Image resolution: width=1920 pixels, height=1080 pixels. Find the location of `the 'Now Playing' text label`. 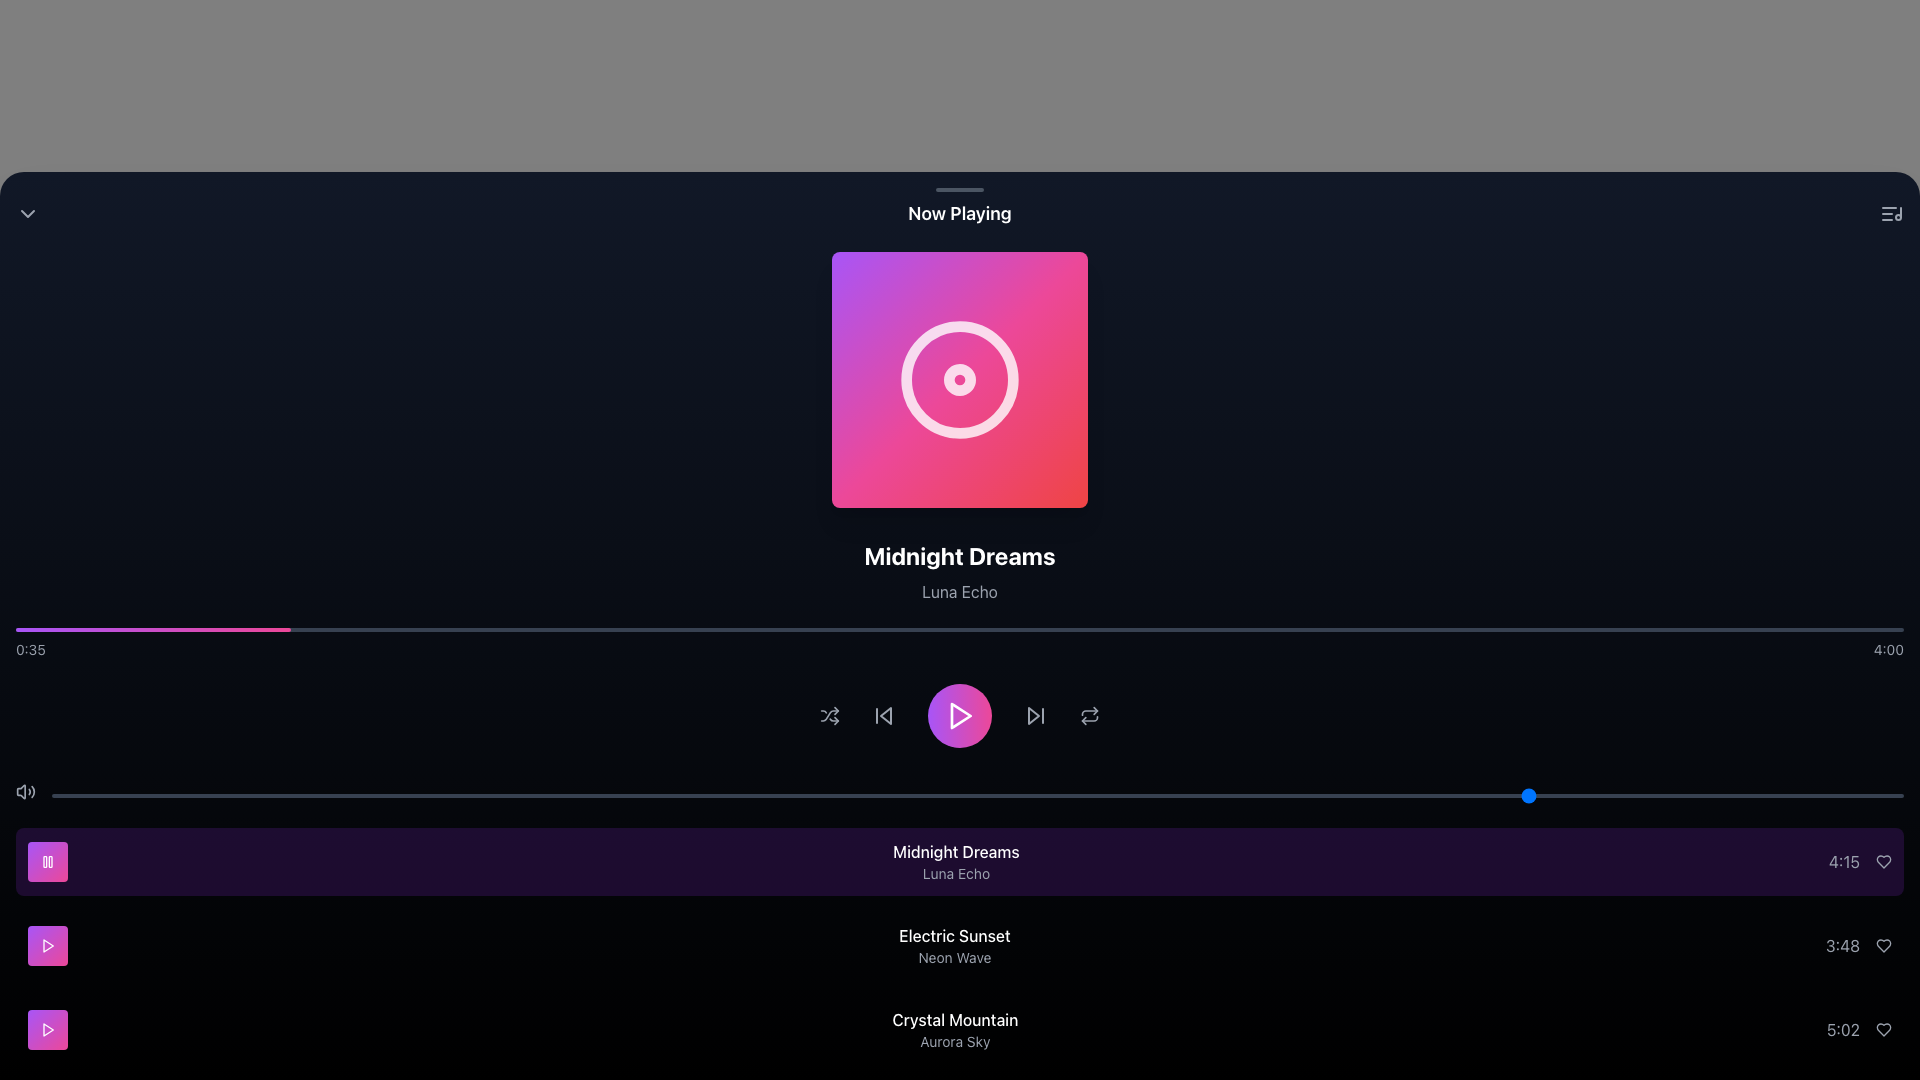

the 'Now Playing' text label is located at coordinates (960, 213).